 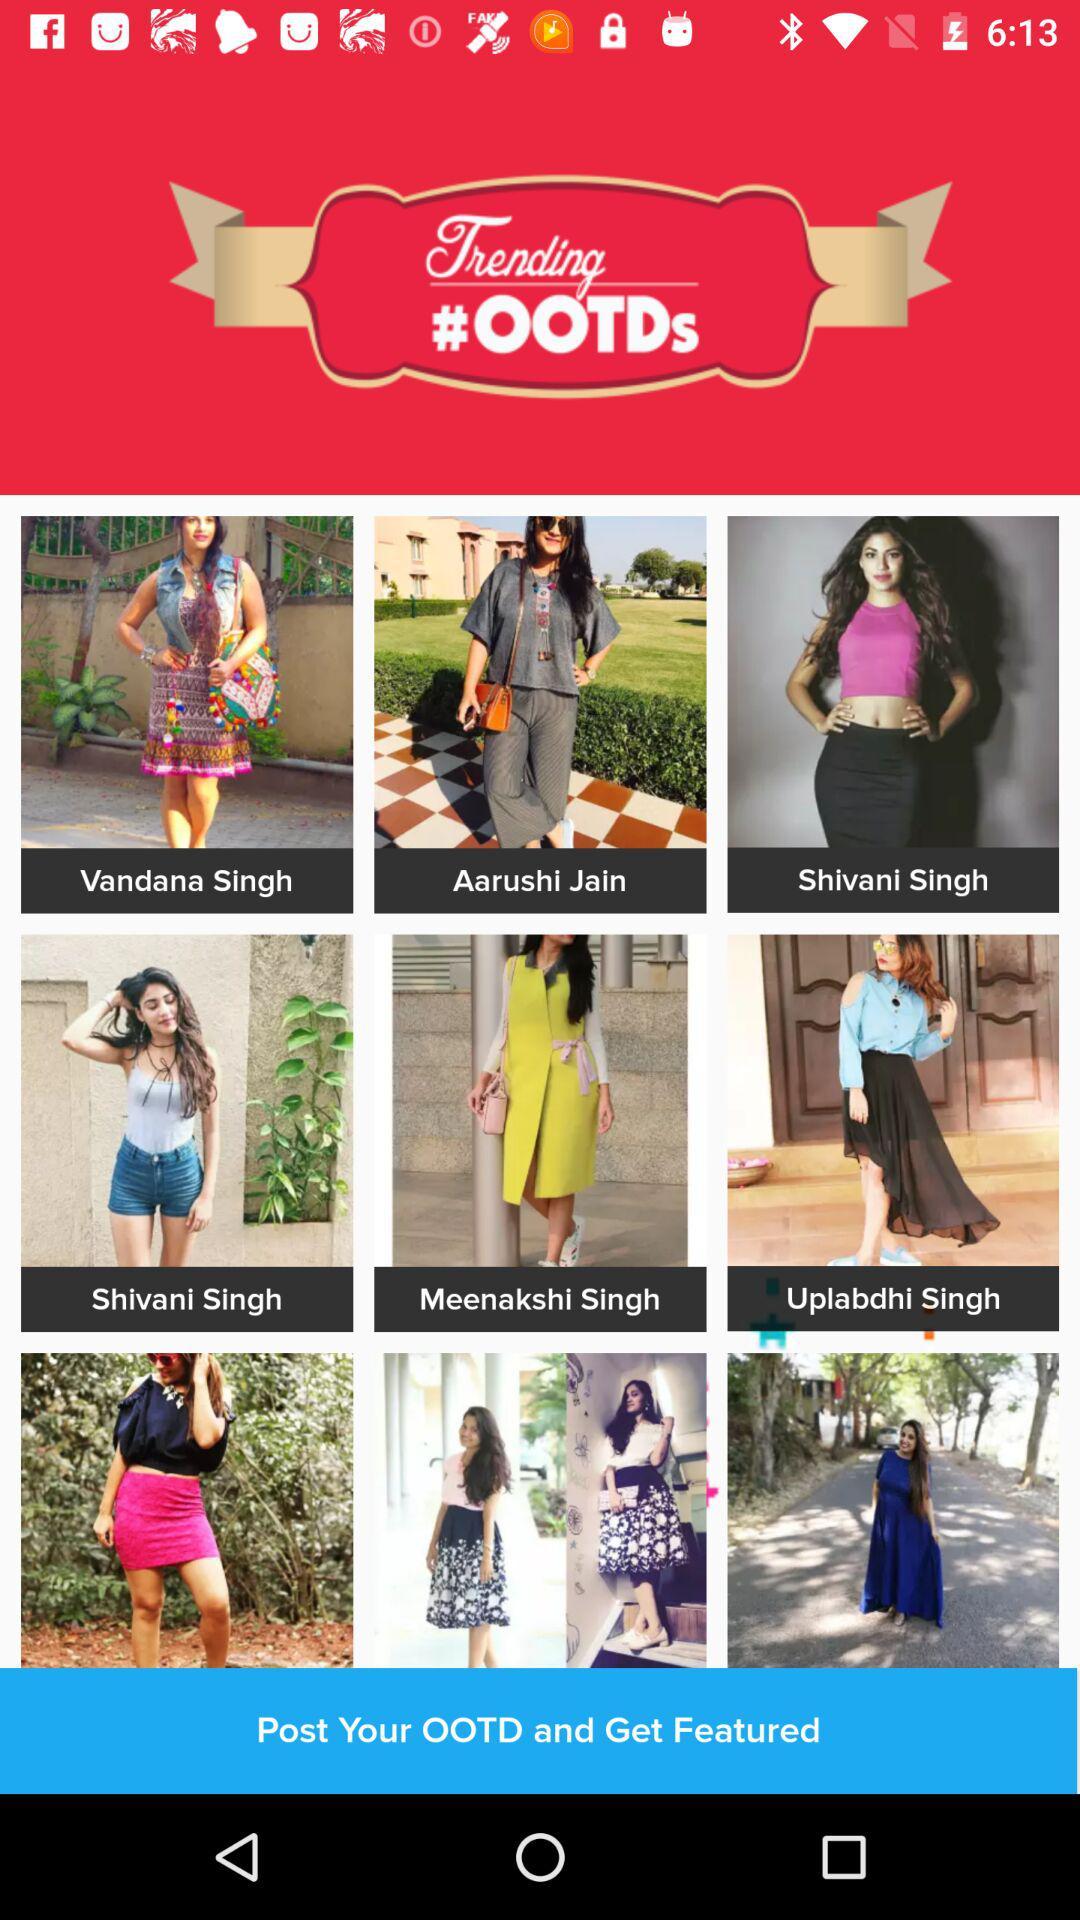 What do you see at coordinates (892, 1518) in the screenshot?
I see `see profile` at bounding box center [892, 1518].